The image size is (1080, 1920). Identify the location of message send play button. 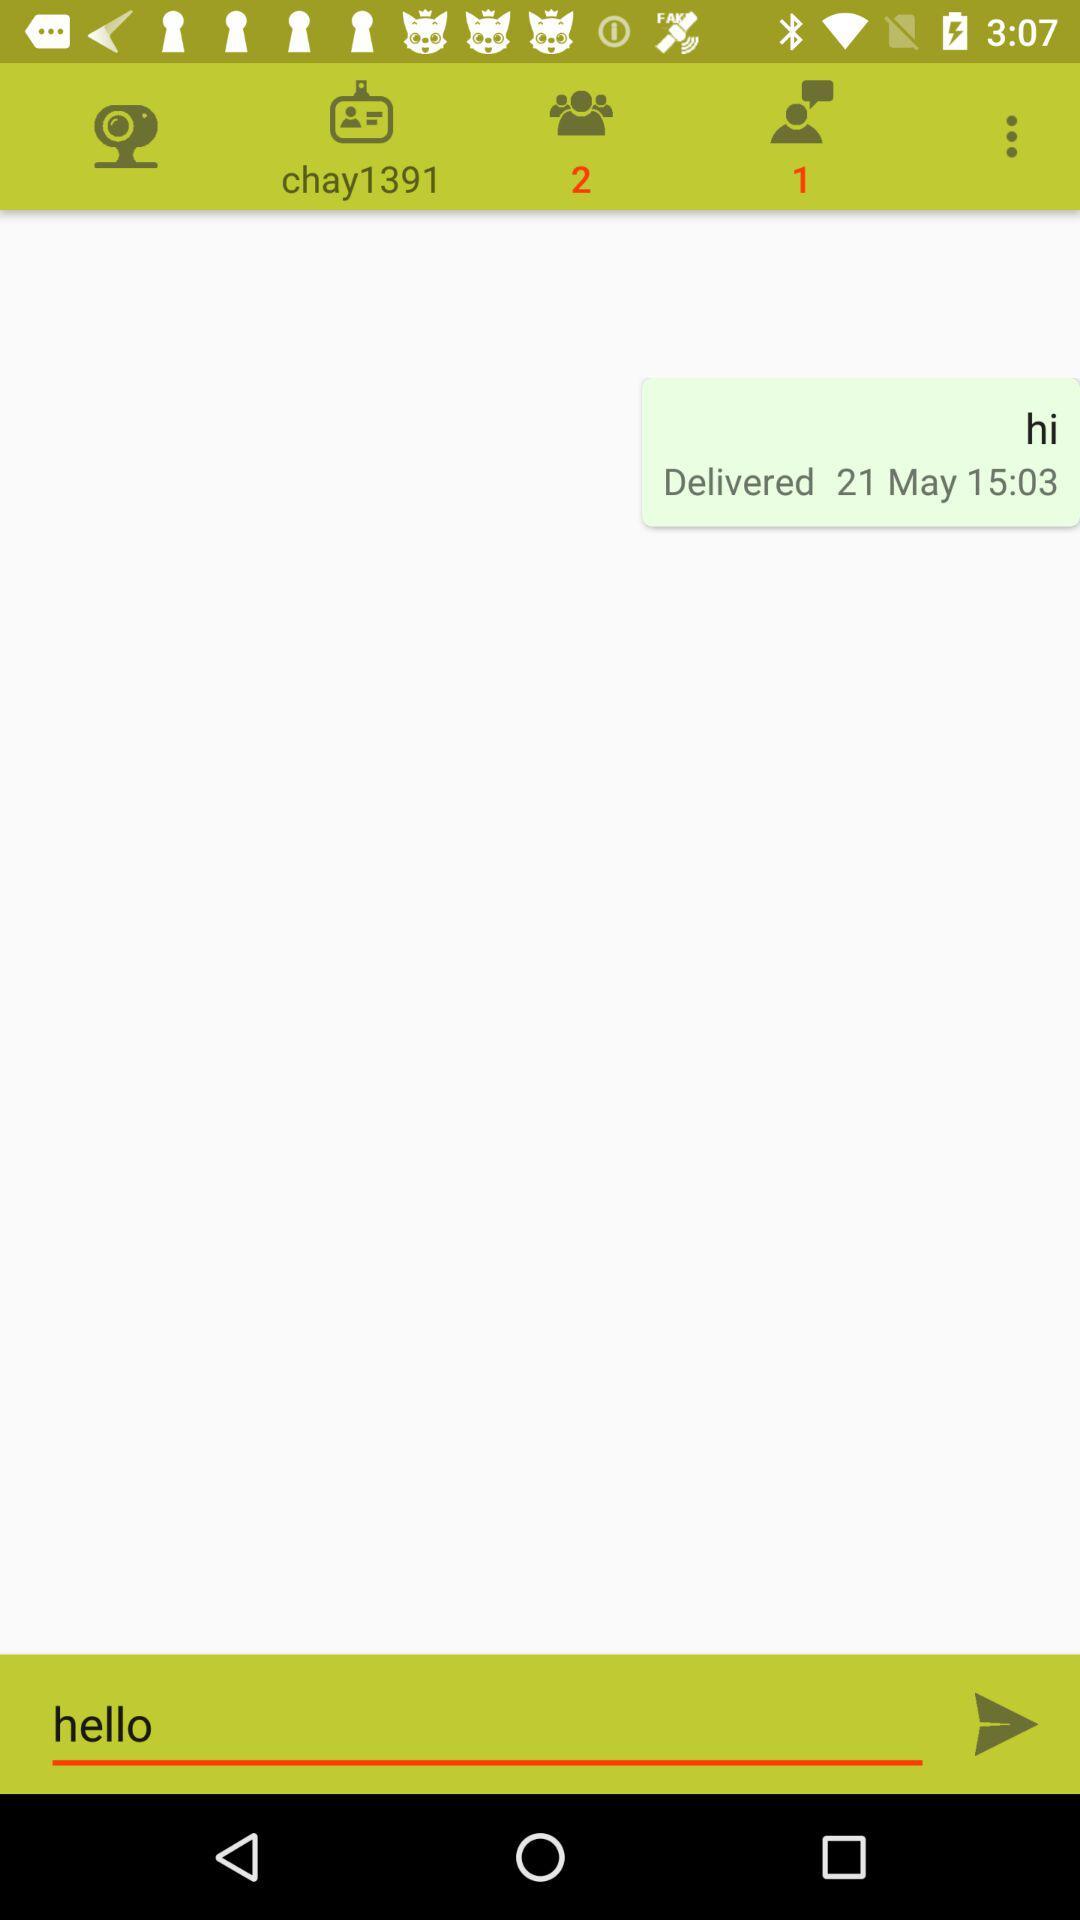
(1006, 1723).